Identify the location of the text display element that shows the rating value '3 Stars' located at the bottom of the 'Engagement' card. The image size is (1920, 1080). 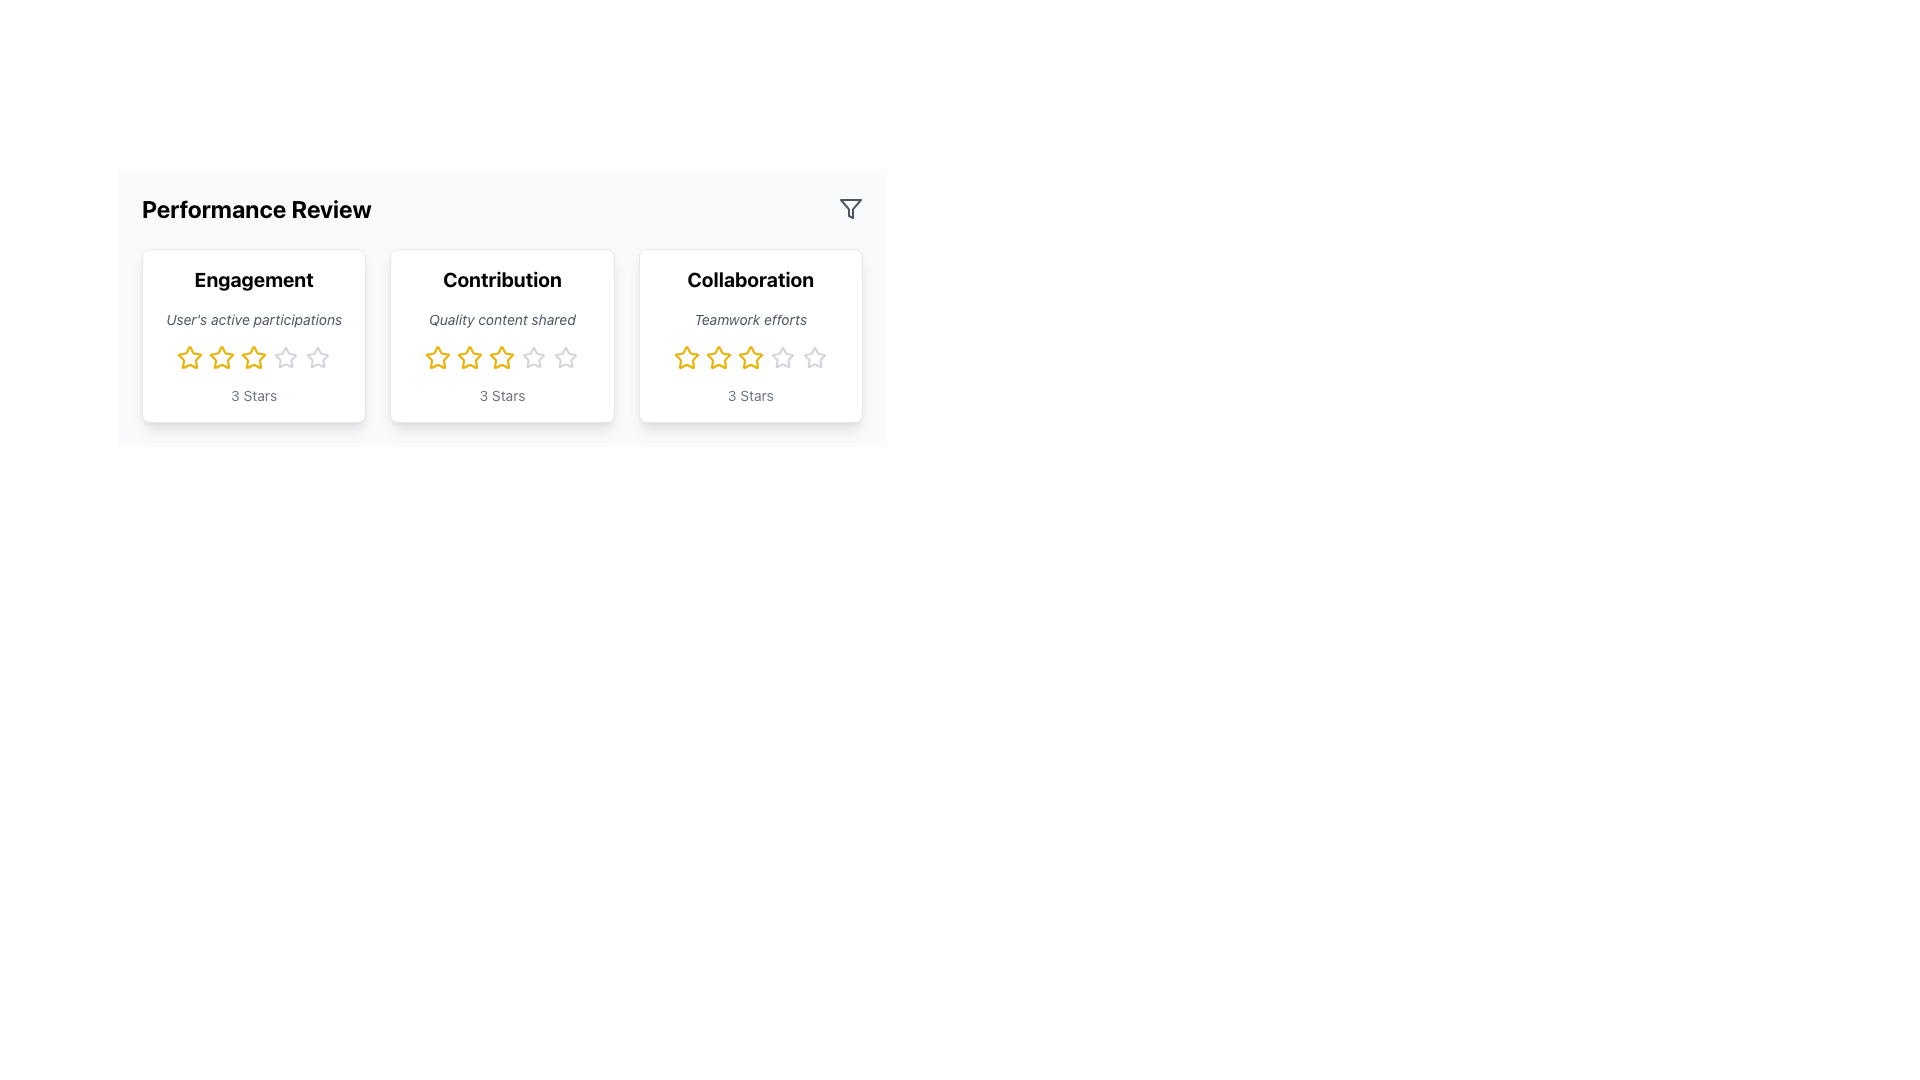
(253, 396).